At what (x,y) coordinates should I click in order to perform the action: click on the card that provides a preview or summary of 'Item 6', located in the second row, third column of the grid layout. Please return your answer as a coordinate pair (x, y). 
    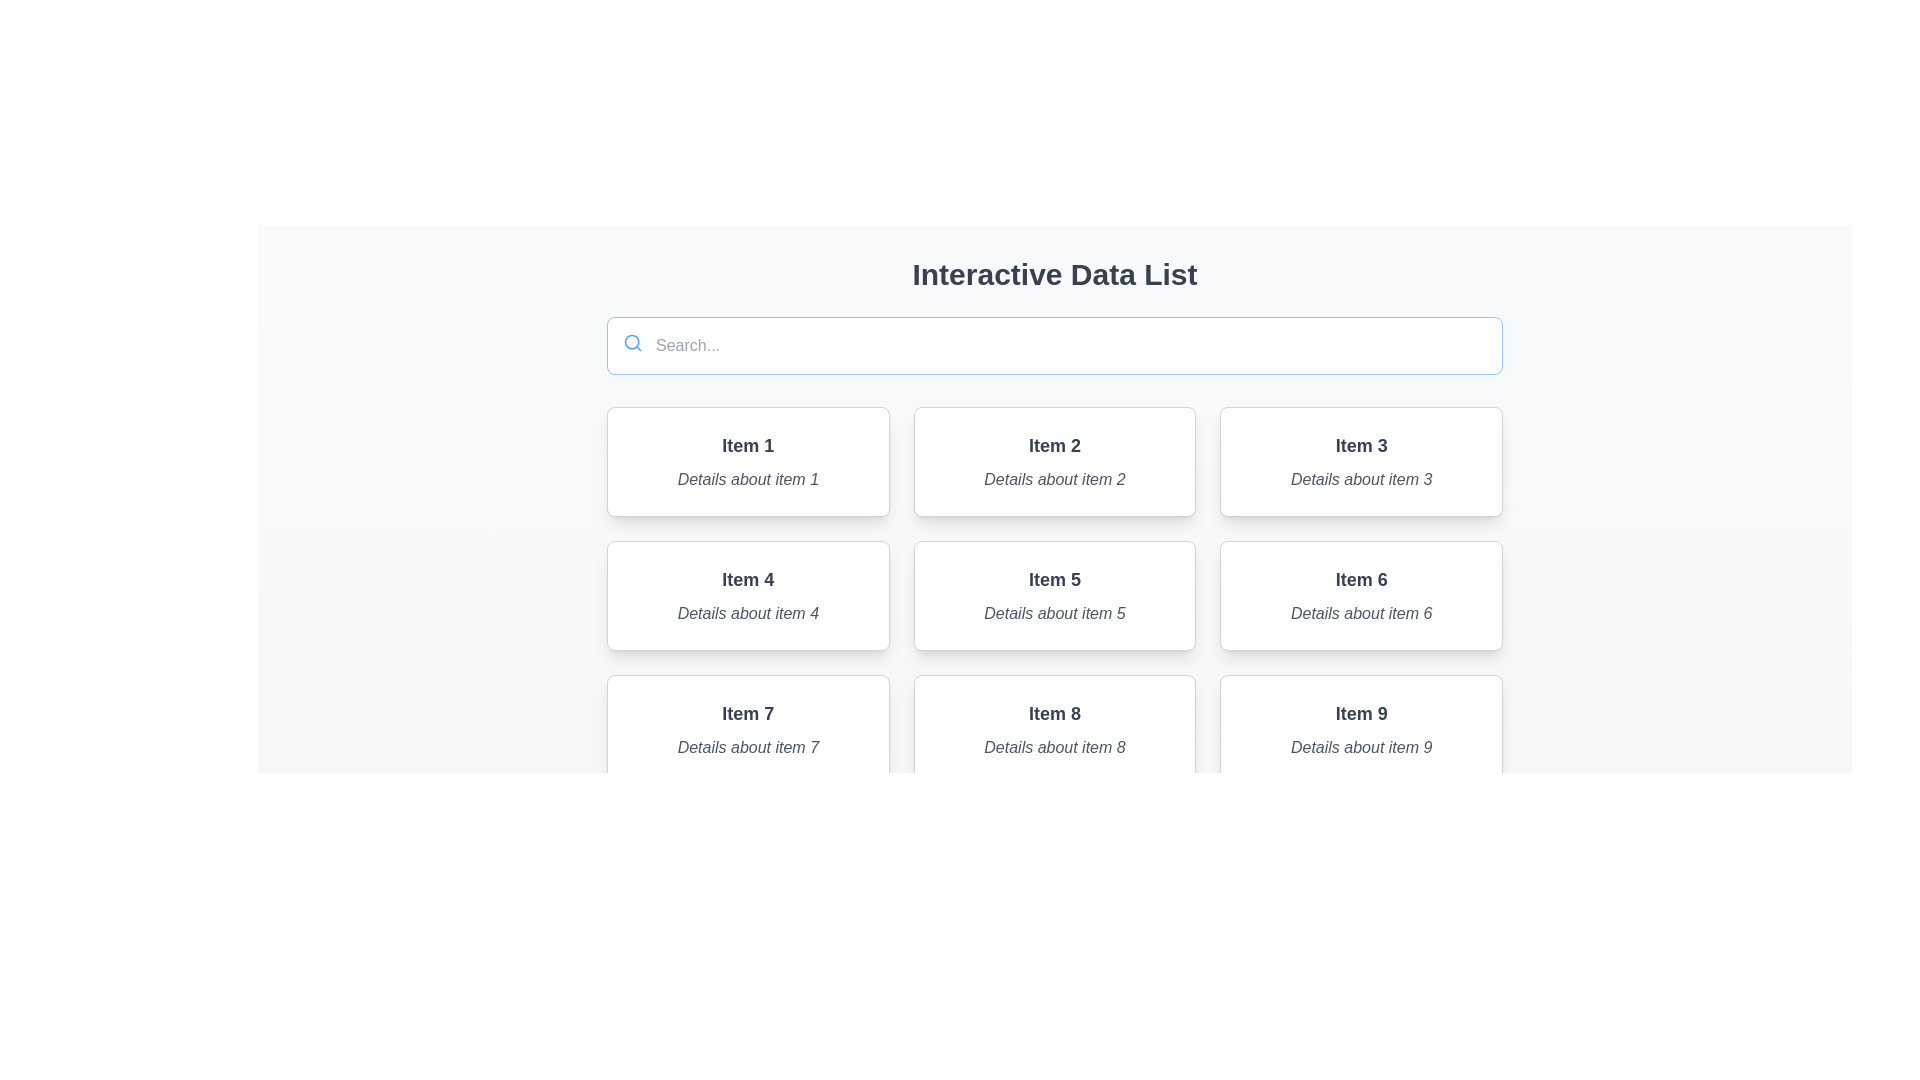
    Looking at the image, I should click on (1360, 595).